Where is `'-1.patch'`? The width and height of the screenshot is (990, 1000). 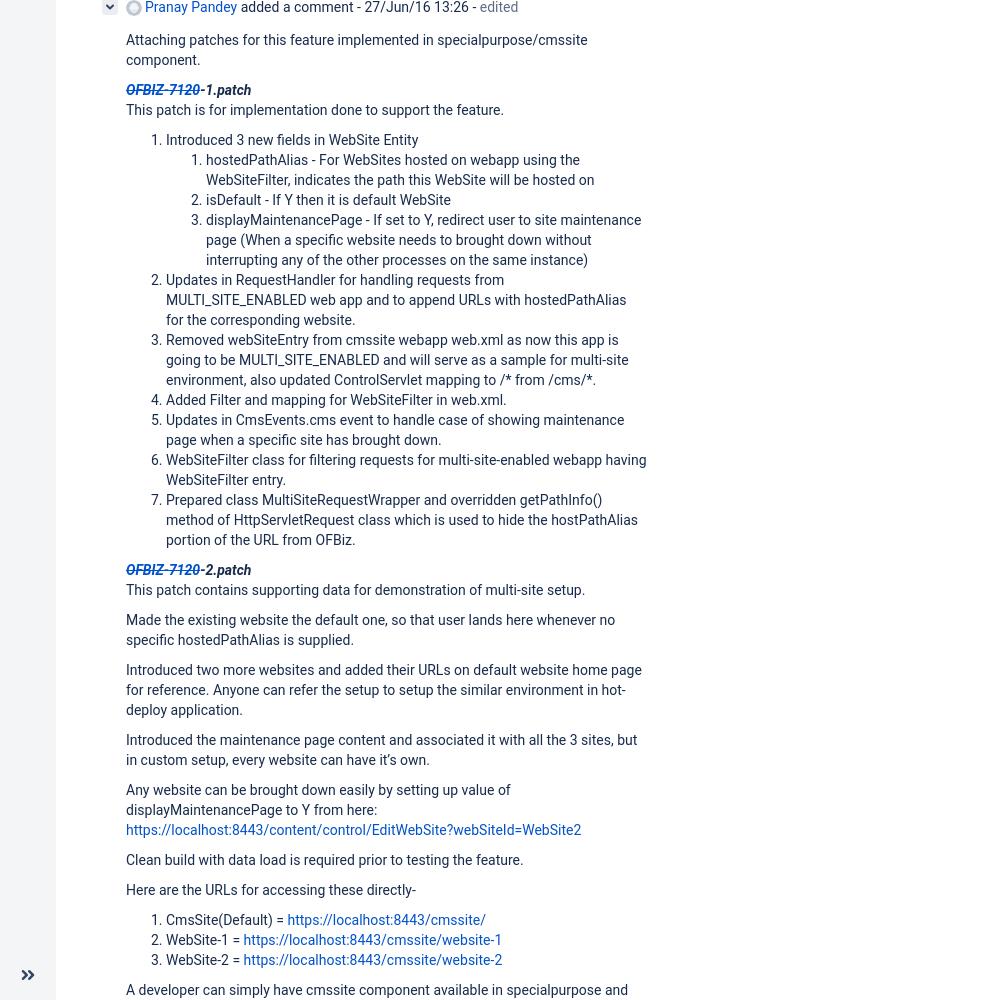 '-1.patch' is located at coordinates (224, 88).